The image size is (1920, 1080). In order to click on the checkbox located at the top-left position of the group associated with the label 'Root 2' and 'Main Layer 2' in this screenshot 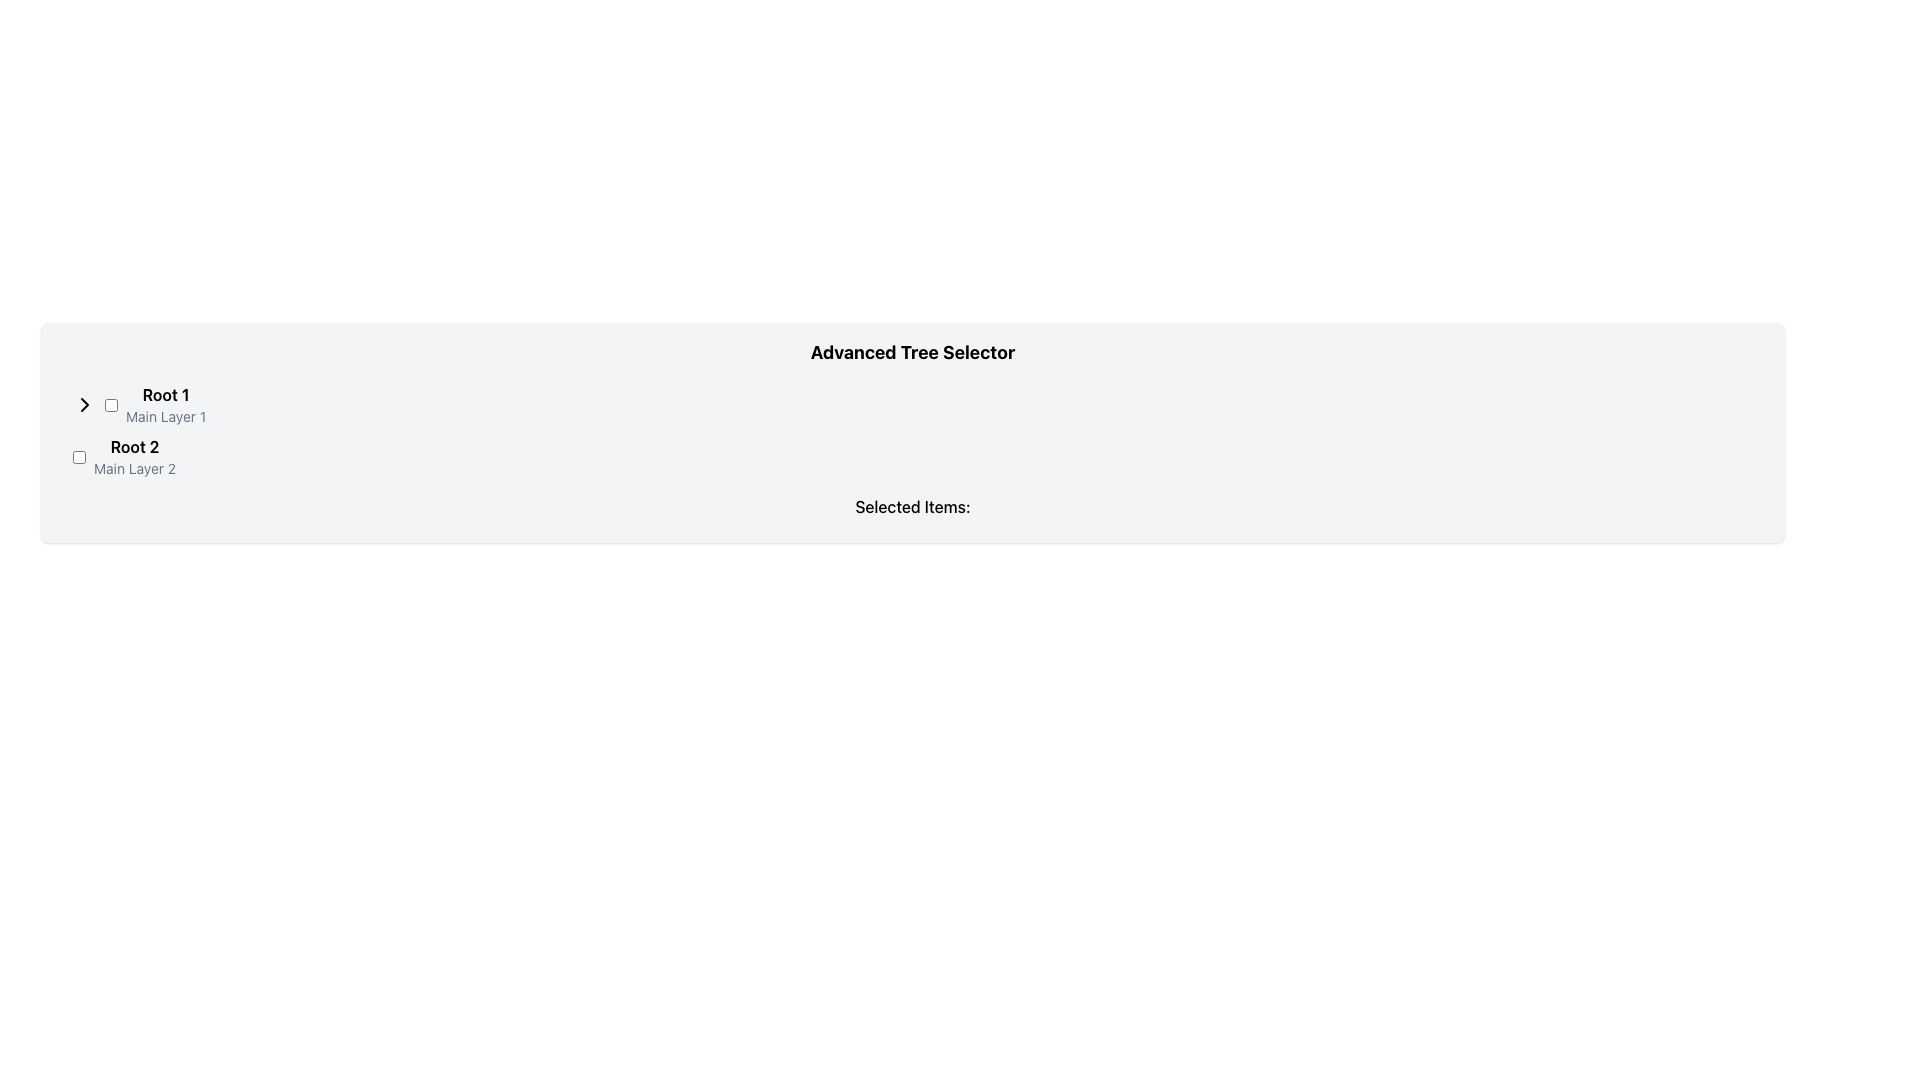, I will do `click(79, 456)`.